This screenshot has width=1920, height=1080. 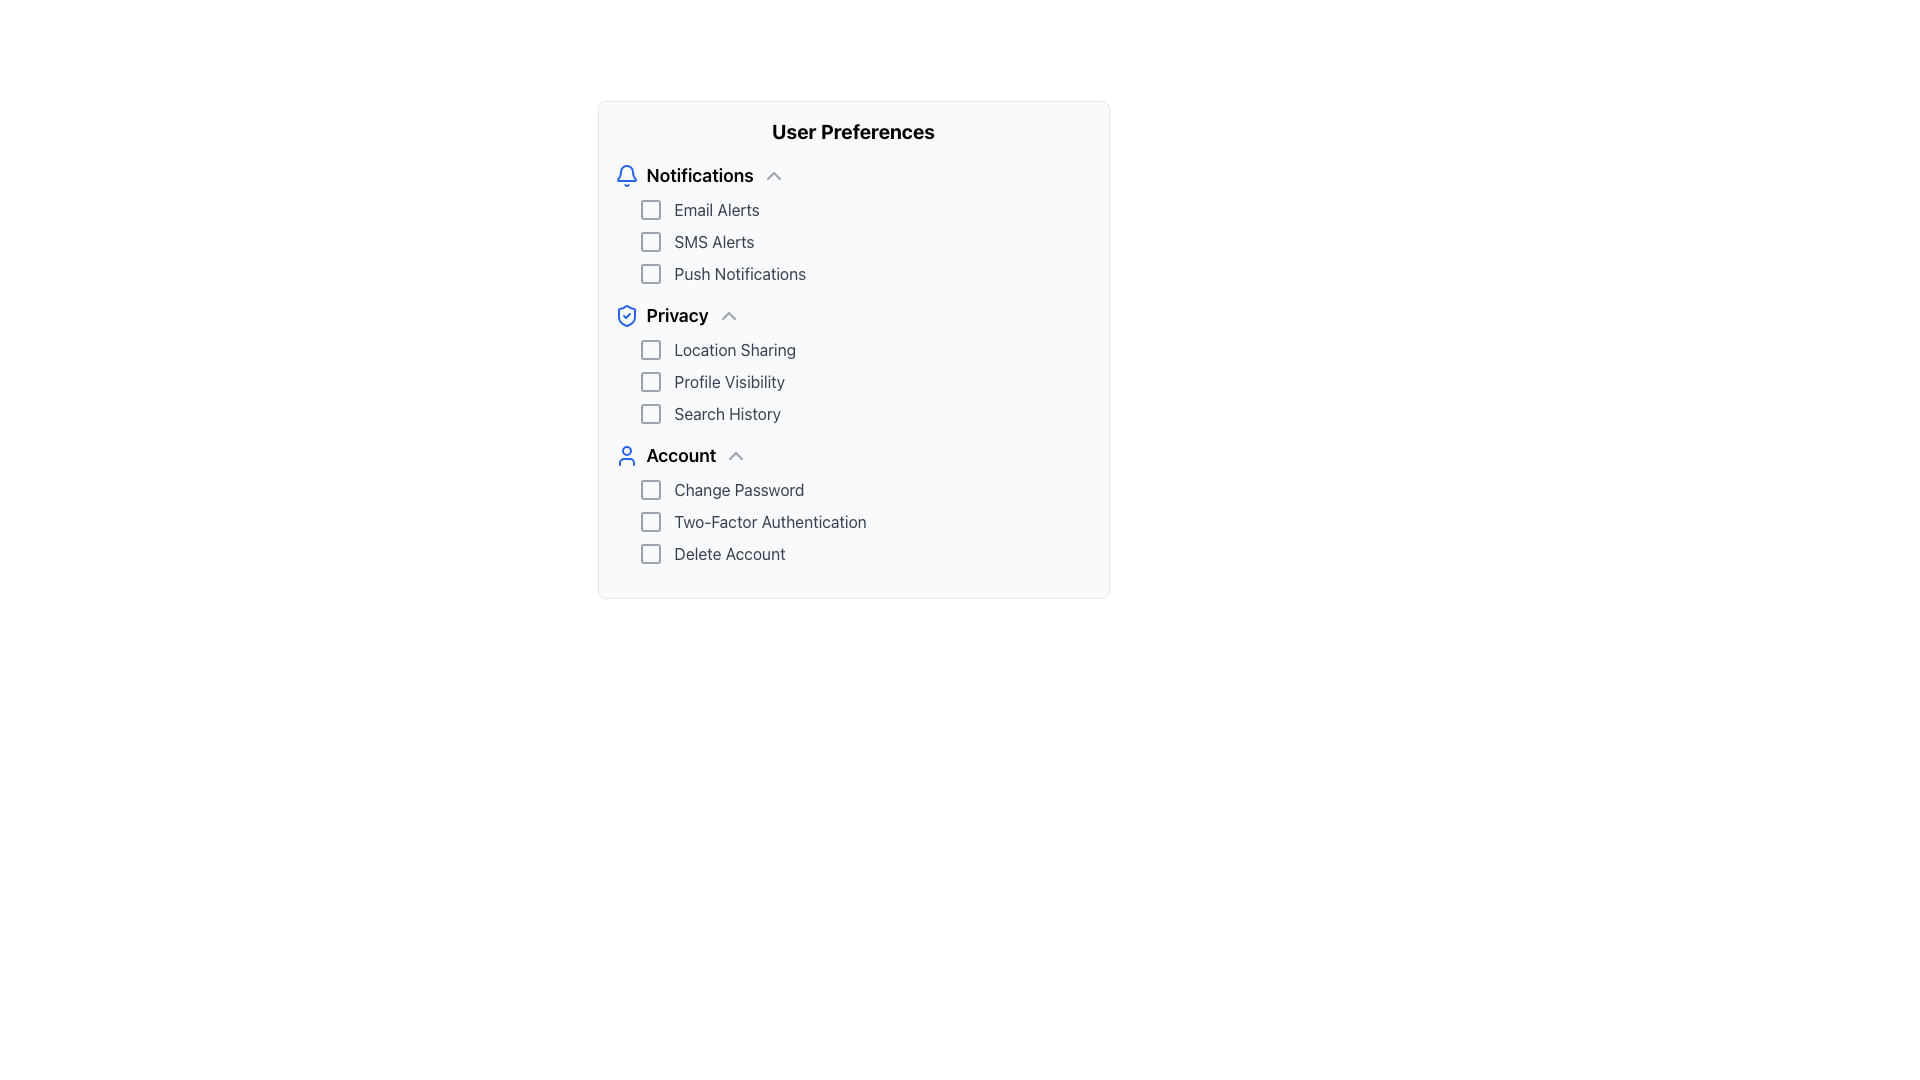 What do you see at coordinates (853, 241) in the screenshot?
I see `the checkboxes in the 'Notifications' section of the 'User Preferences' panel` at bounding box center [853, 241].